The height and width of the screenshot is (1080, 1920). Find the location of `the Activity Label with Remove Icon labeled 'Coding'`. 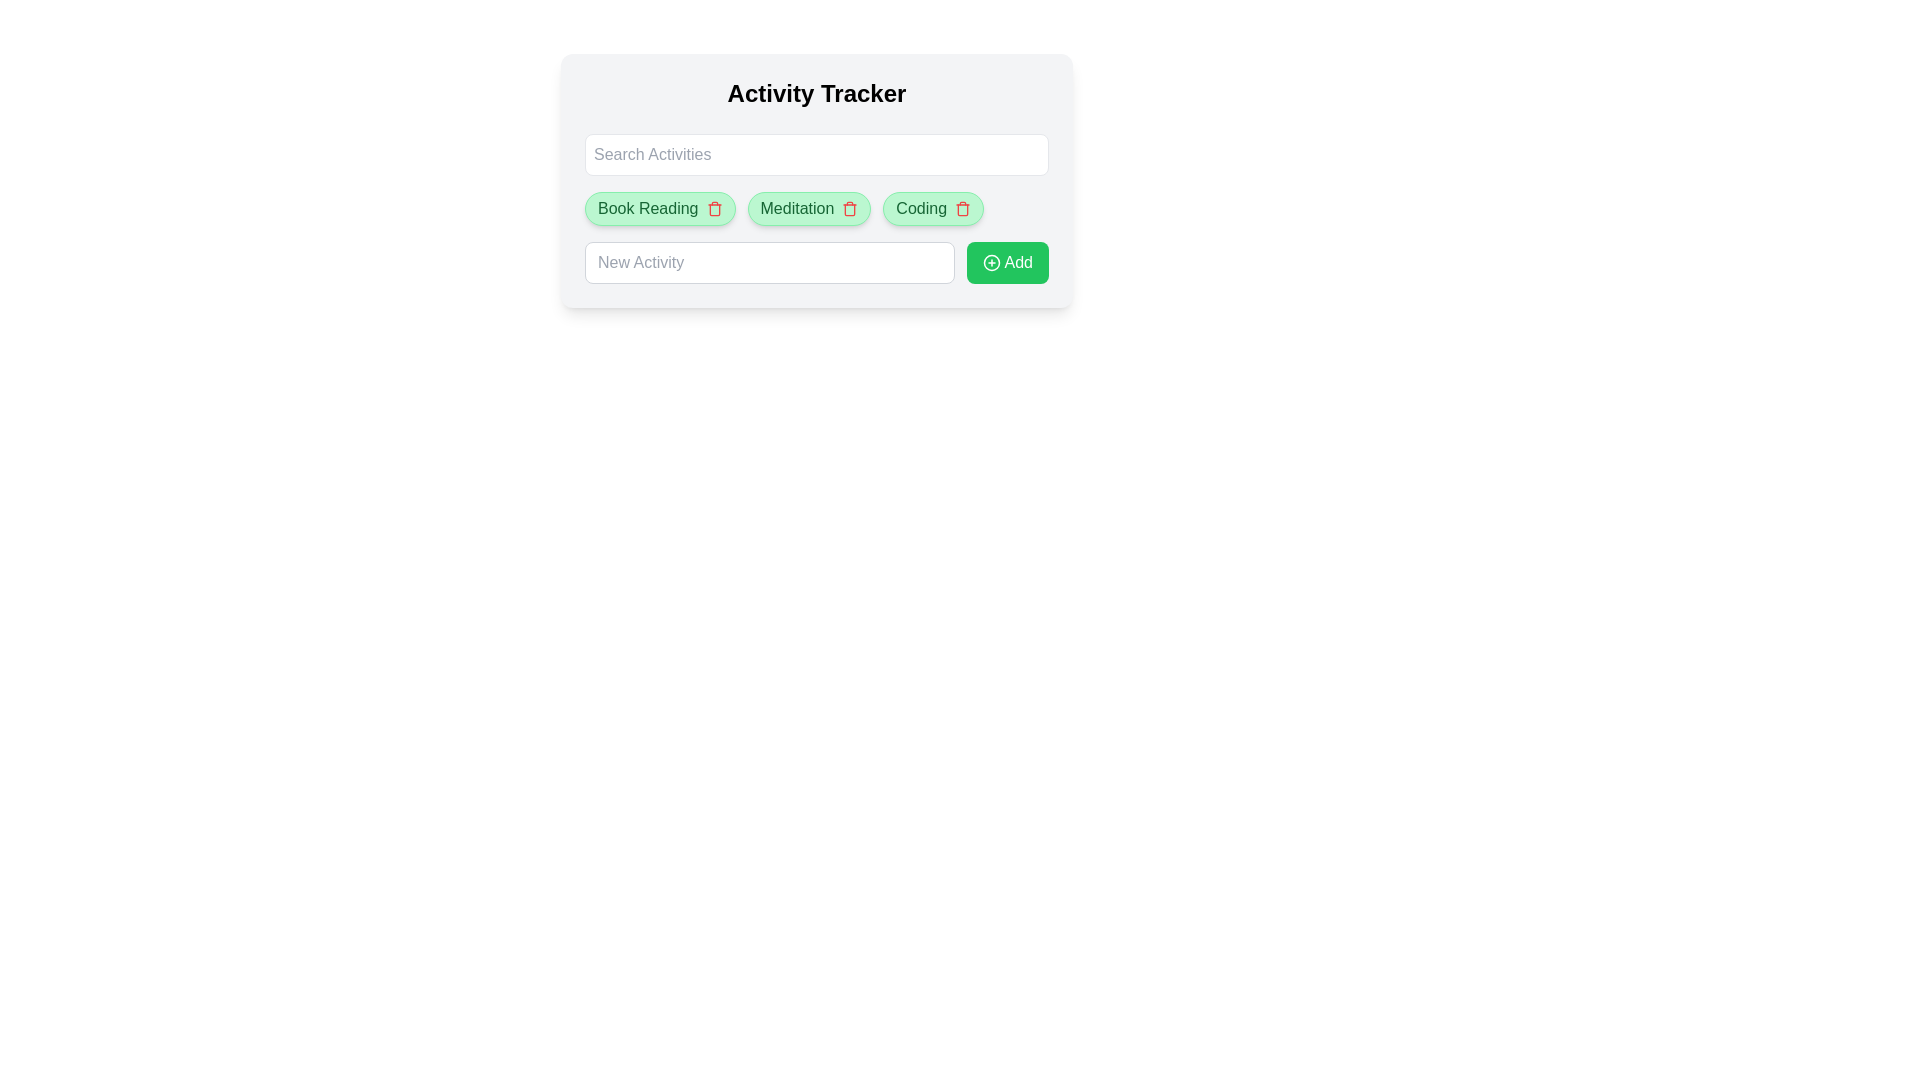

the Activity Label with Remove Icon labeled 'Coding' is located at coordinates (932, 208).